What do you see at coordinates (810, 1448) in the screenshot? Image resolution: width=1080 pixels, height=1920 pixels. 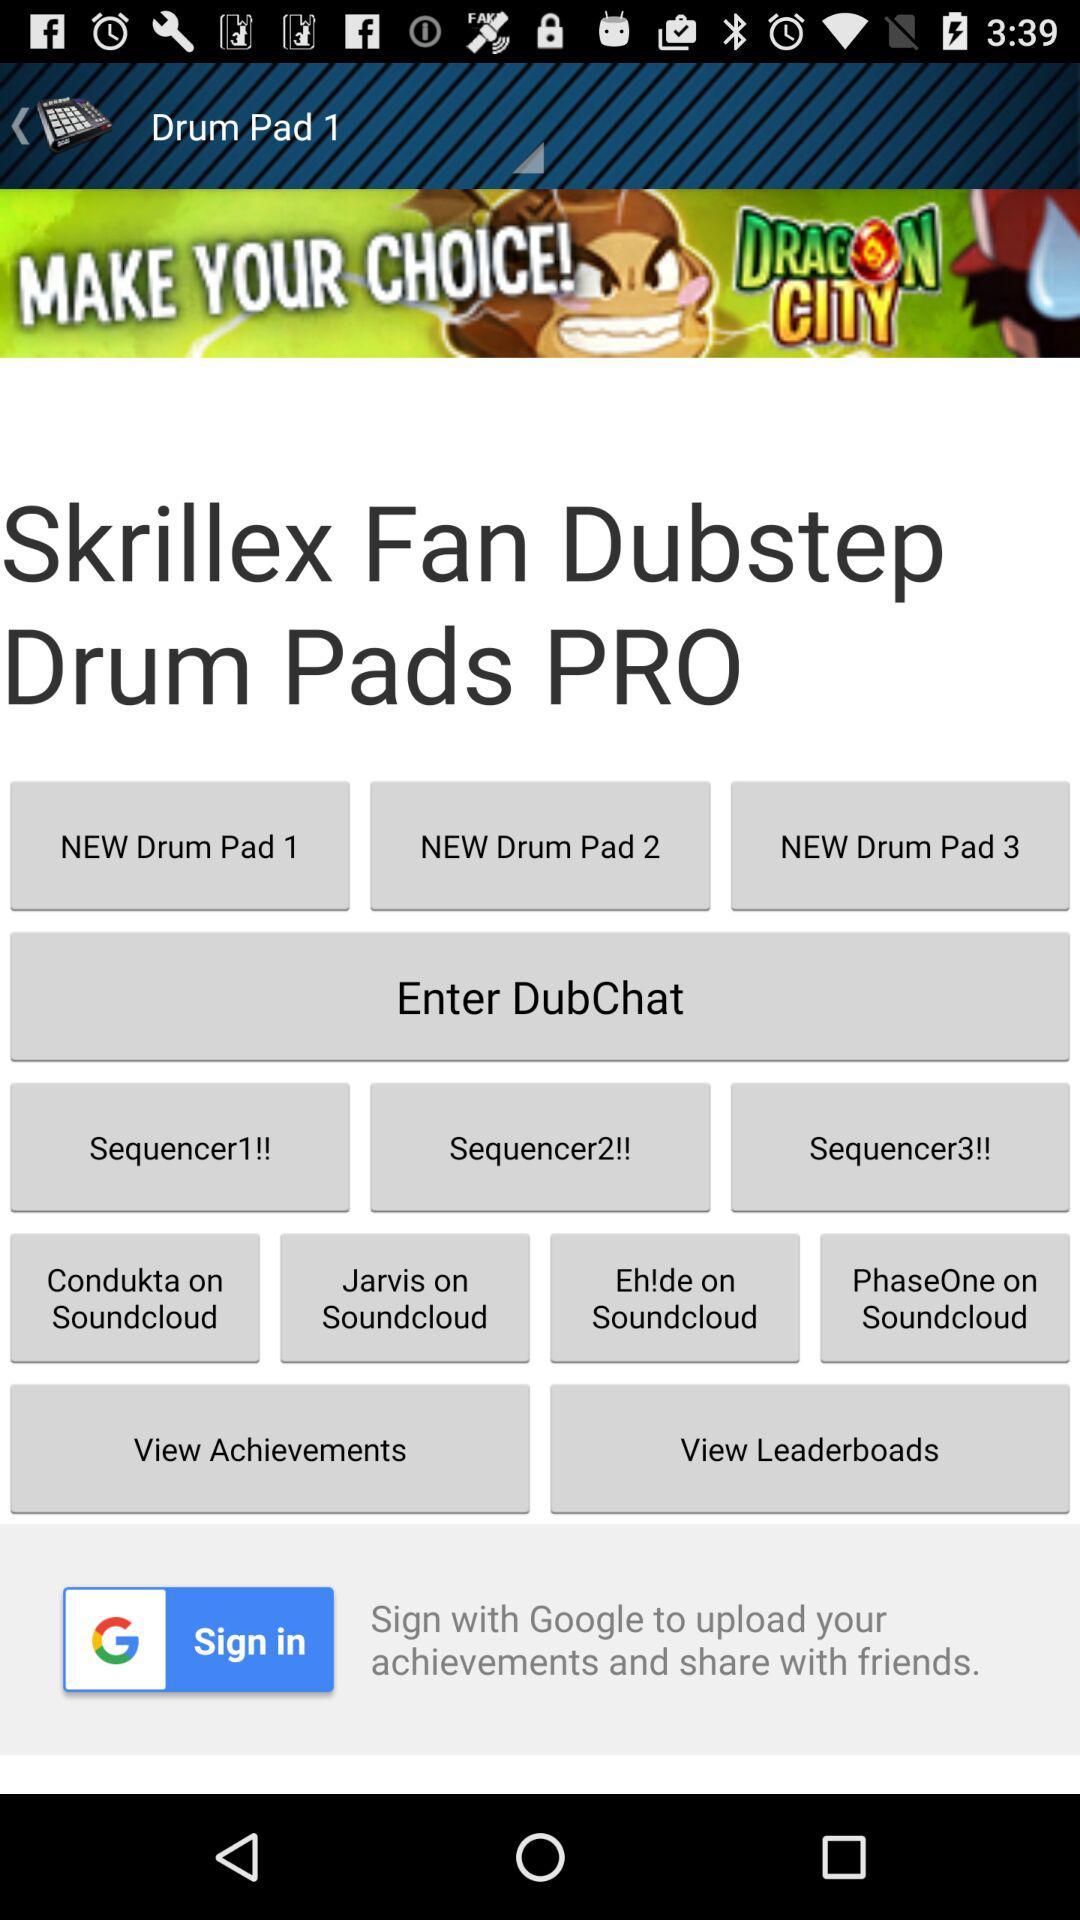 I see `the icon above sign with google app` at bounding box center [810, 1448].